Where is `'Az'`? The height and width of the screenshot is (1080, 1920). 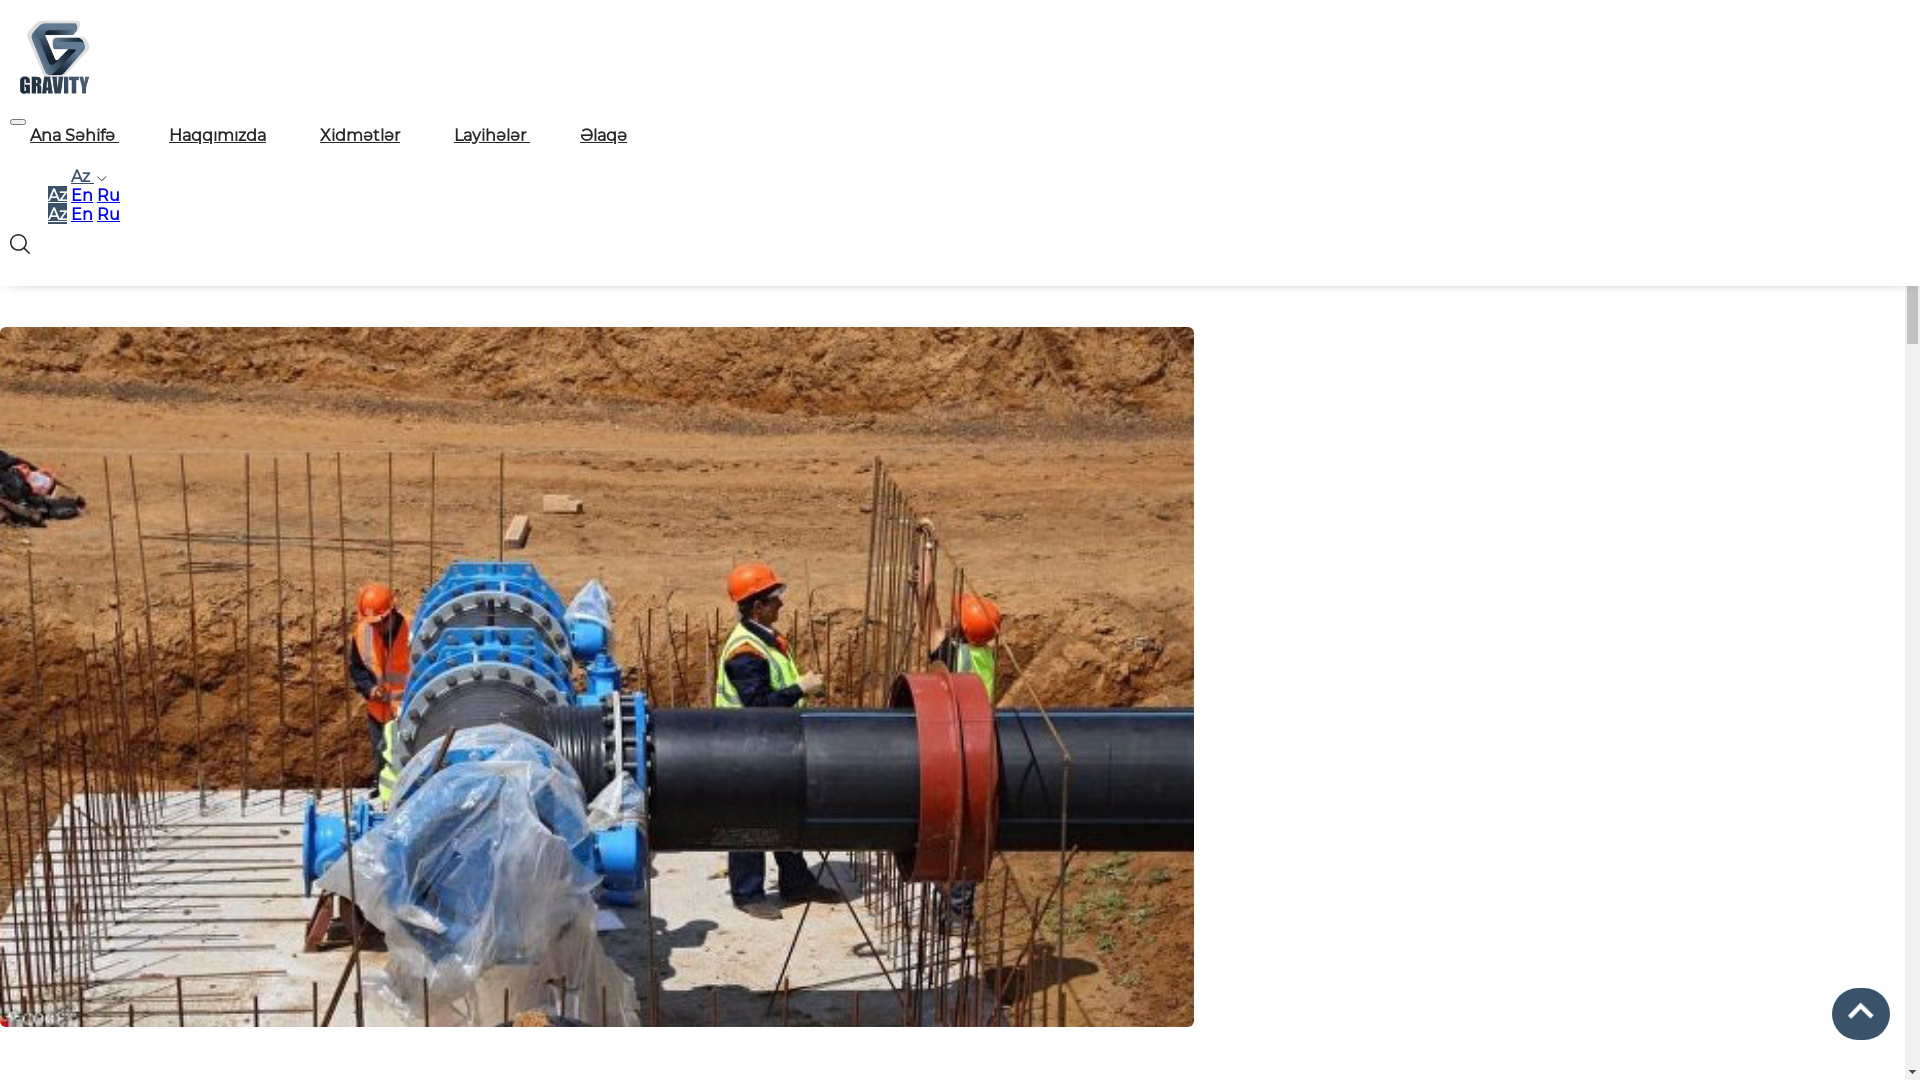
'Az' is located at coordinates (48, 195).